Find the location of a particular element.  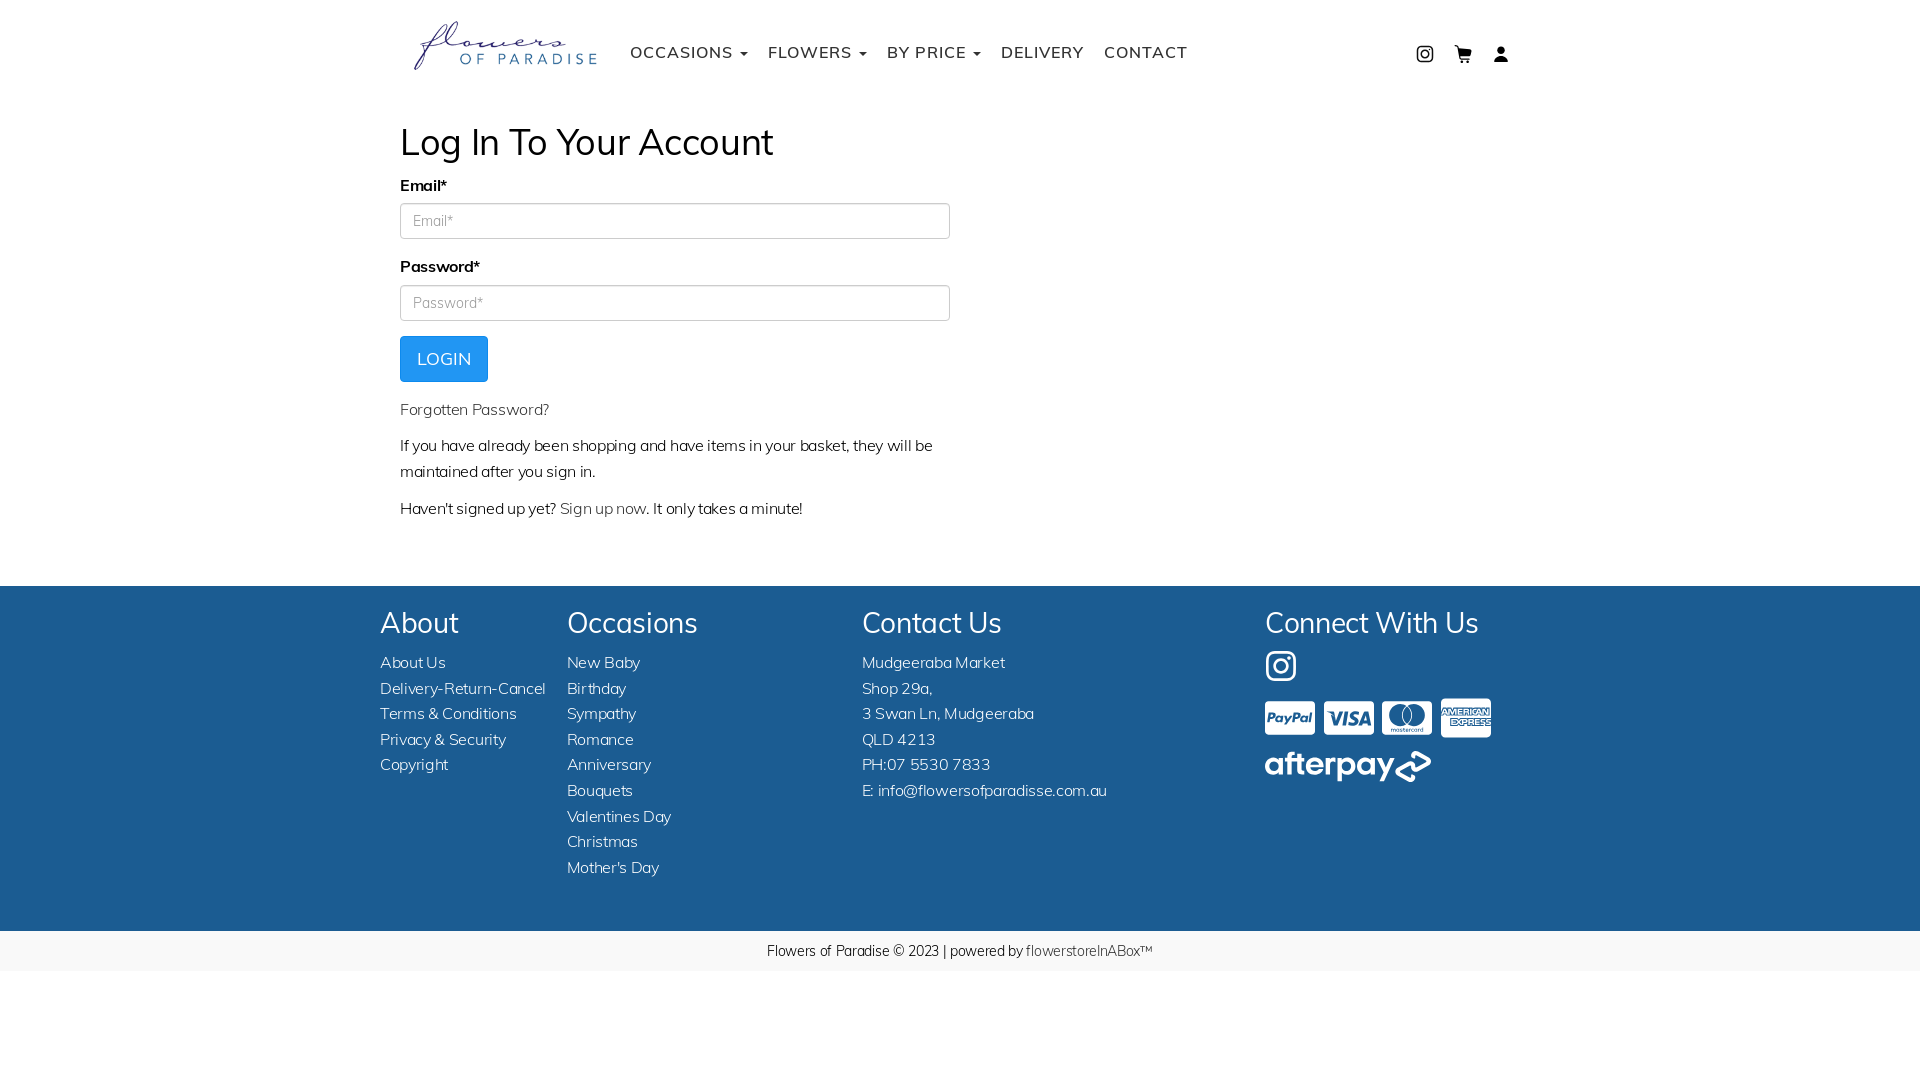

'Sympathy' is located at coordinates (600, 712).